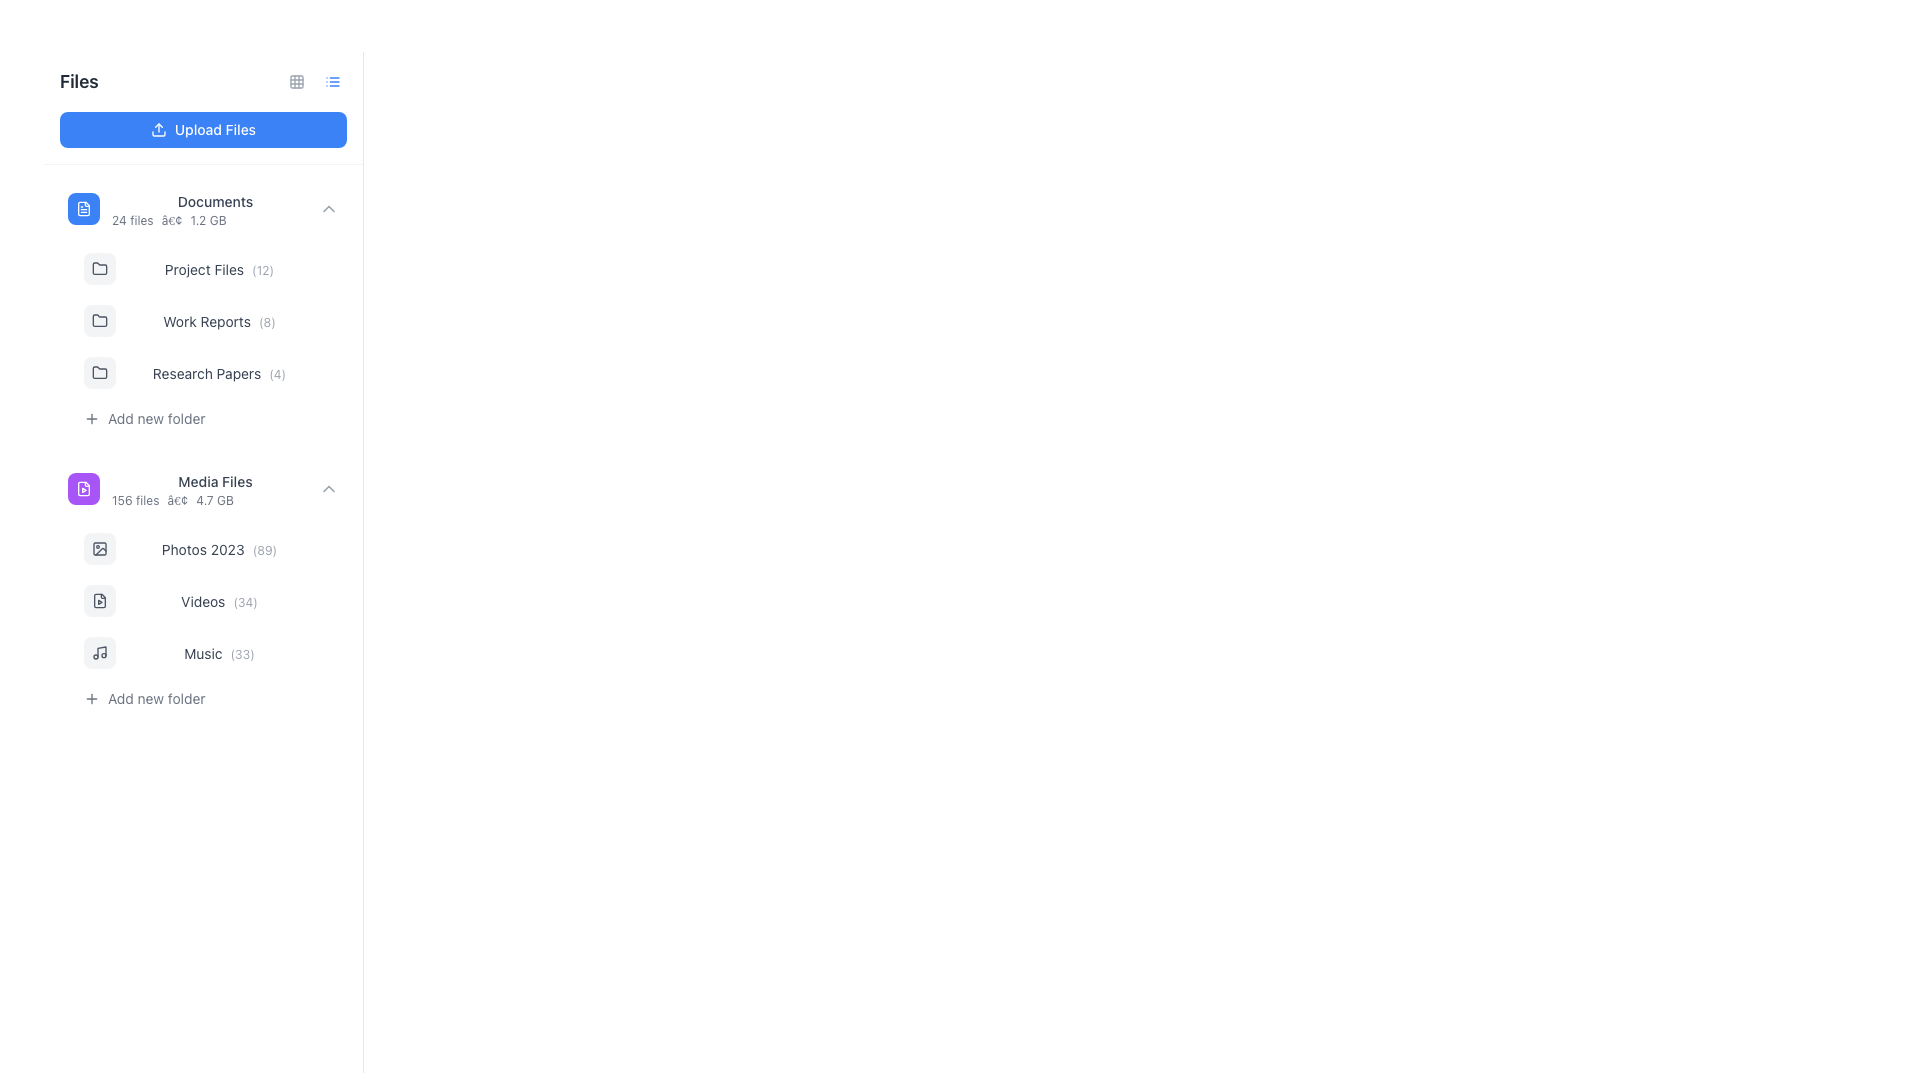  What do you see at coordinates (215, 208) in the screenshot?
I see `the 'Documents' list item in the left sidebar` at bounding box center [215, 208].